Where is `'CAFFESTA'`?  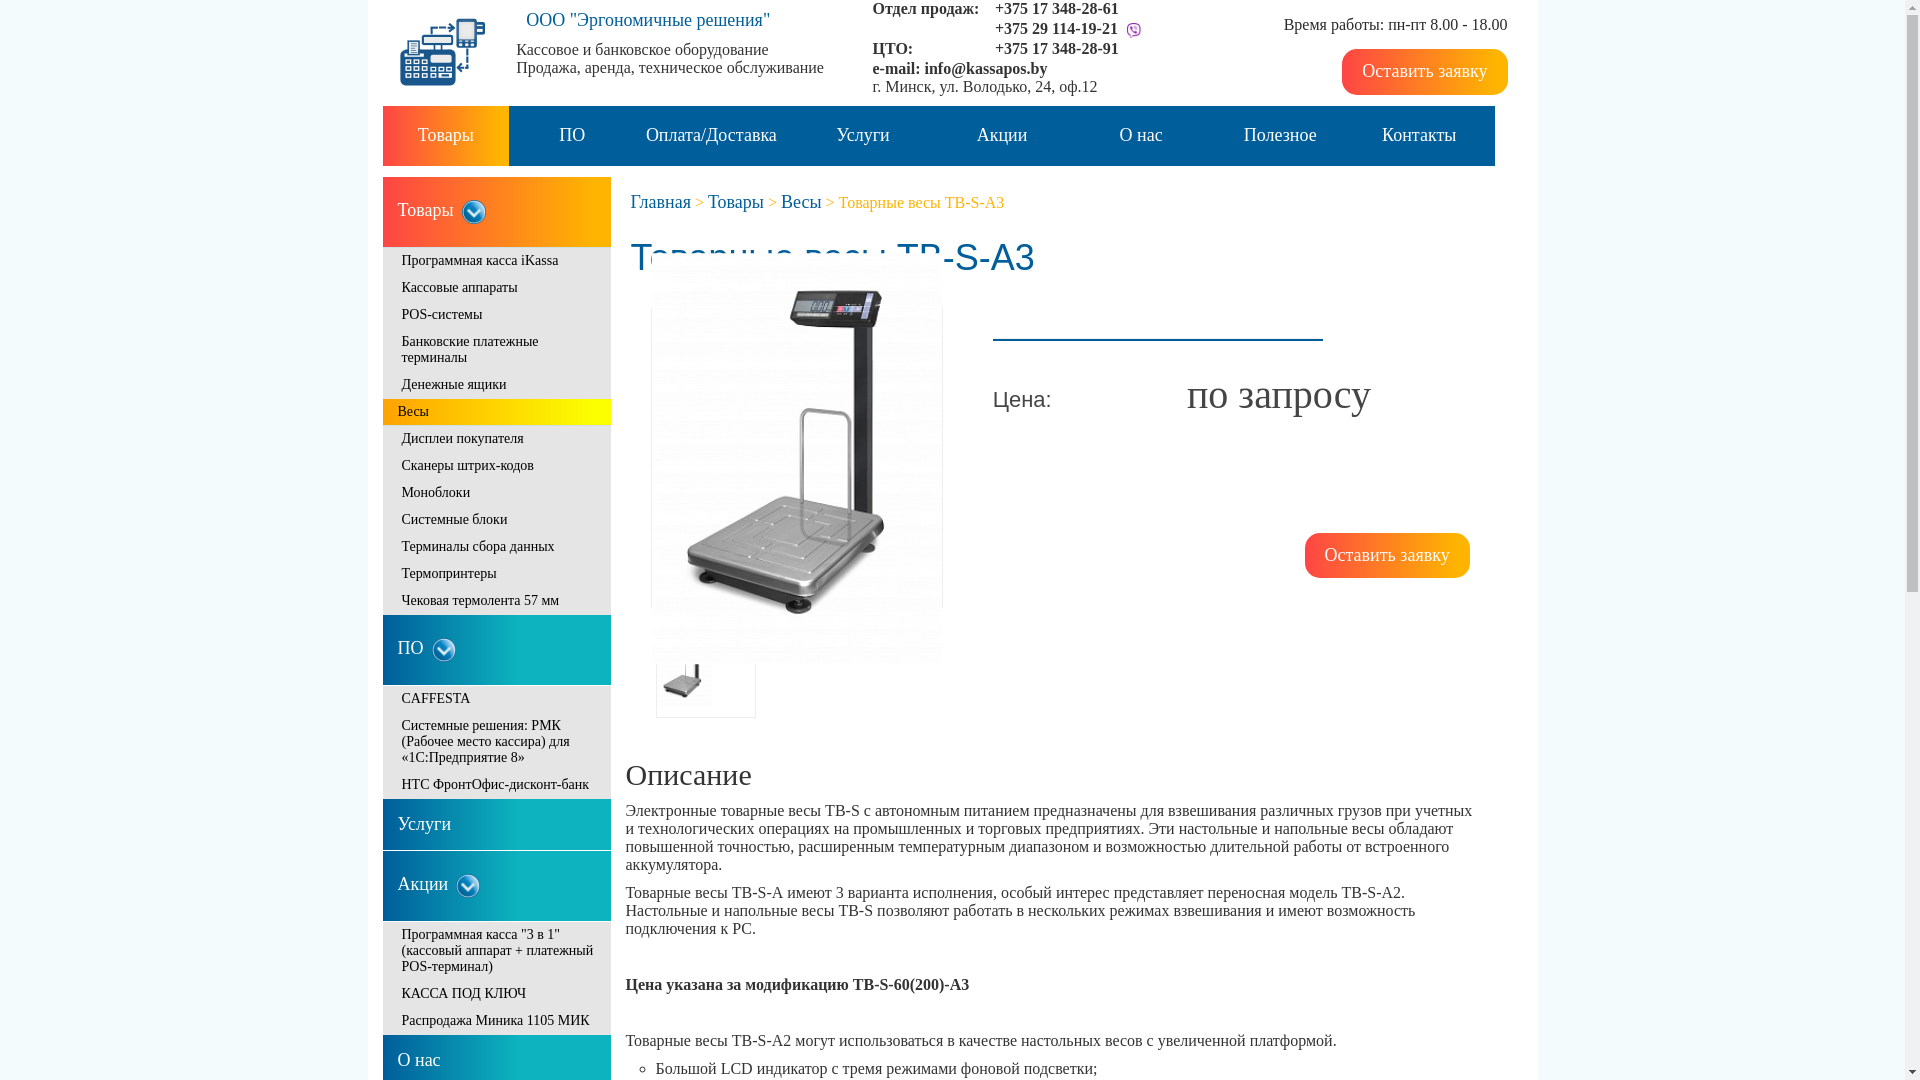
'CAFFESTA' is located at coordinates (495, 698).